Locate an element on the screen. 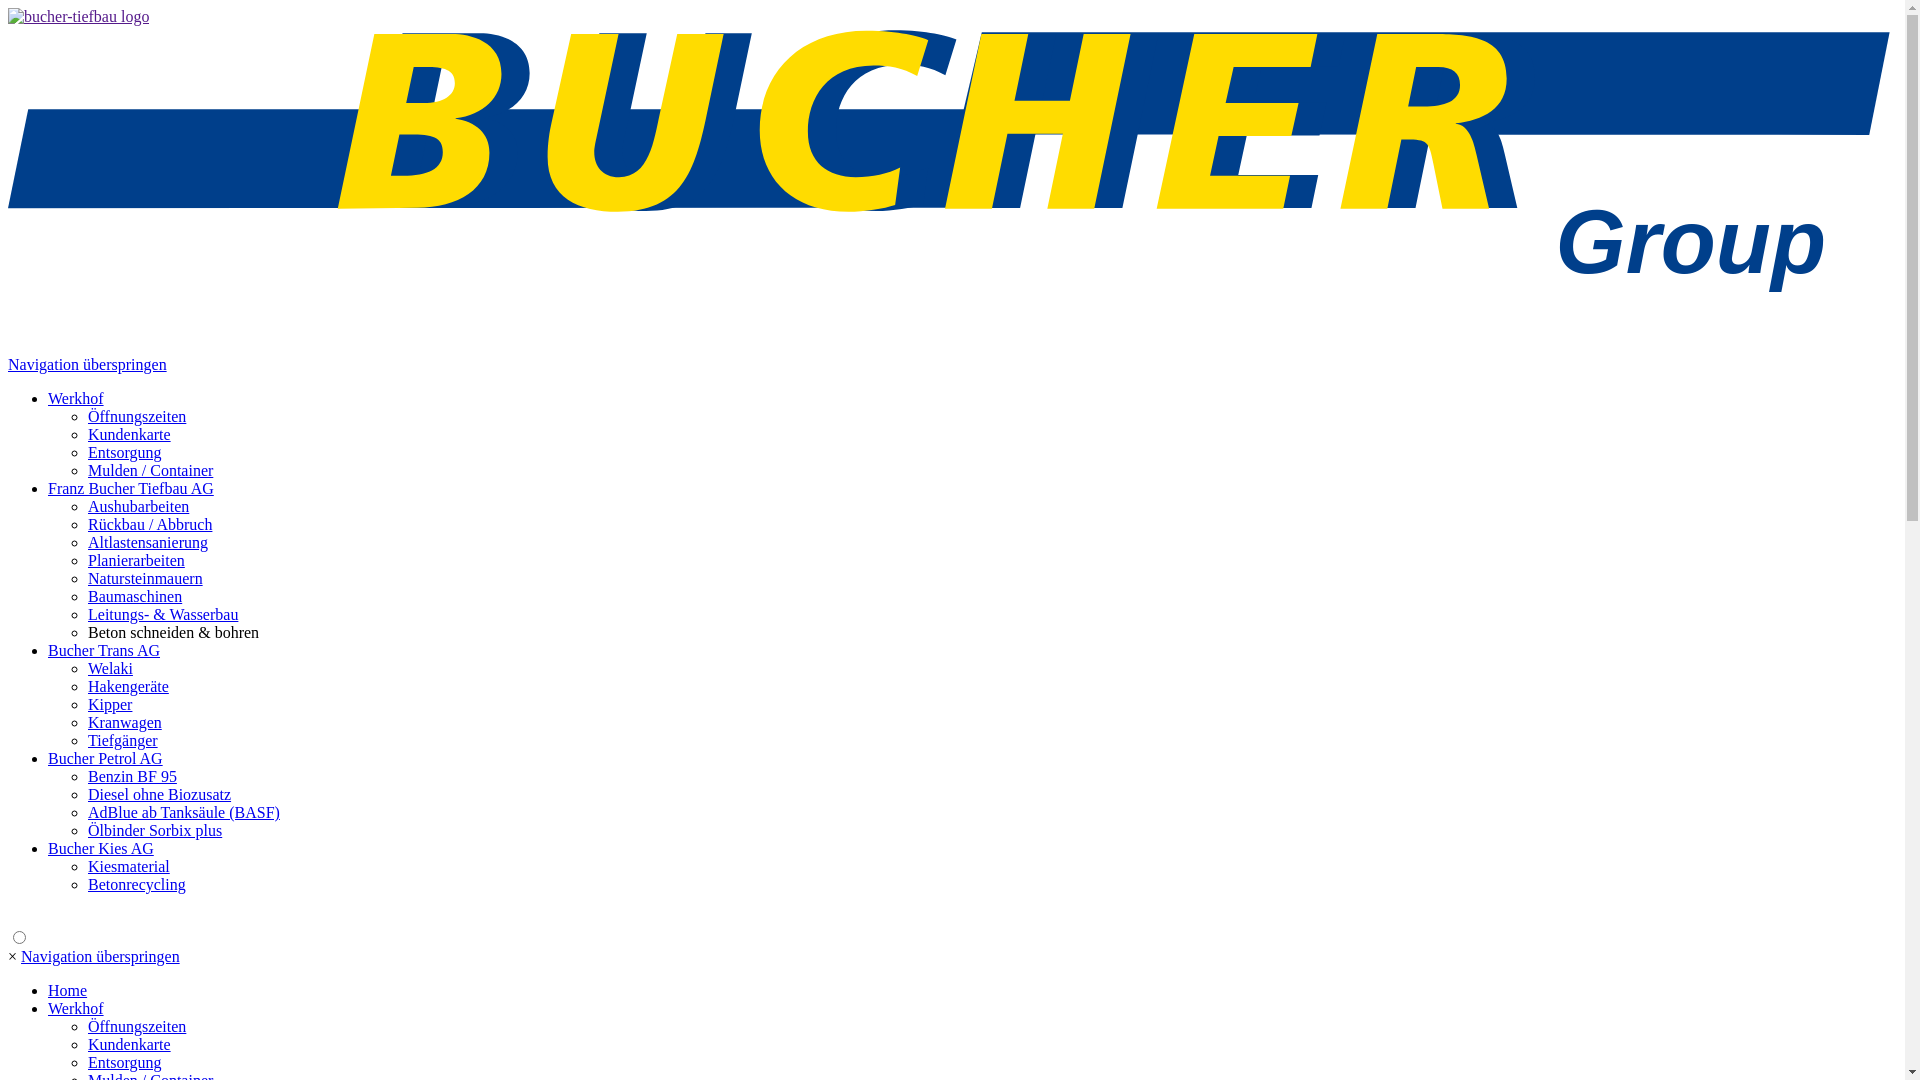 The height and width of the screenshot is (1080, 1920). 'Kundenkarte' is located at coordinates (128, 1043).